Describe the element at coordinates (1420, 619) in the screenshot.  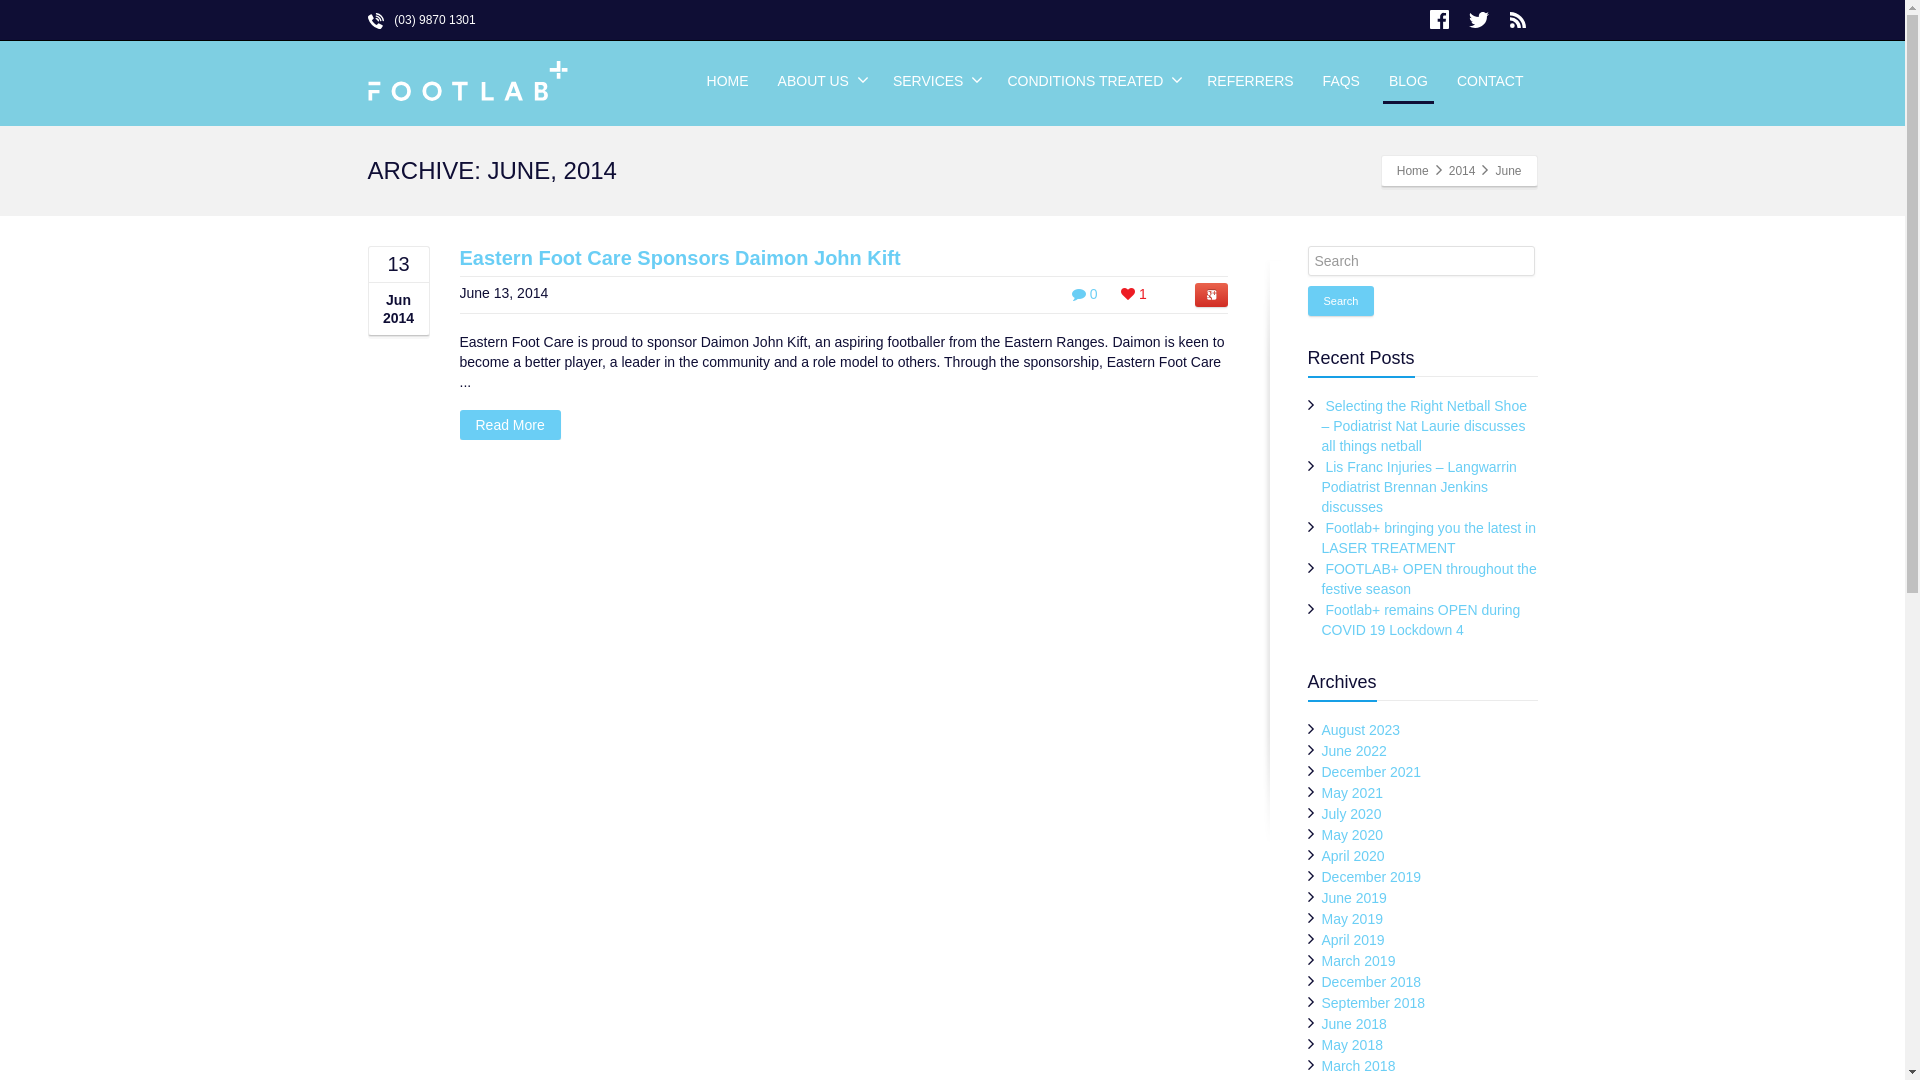
I see `'Footlab+ remains OPEN during COVID 19 Lockdown 4'` at that location.